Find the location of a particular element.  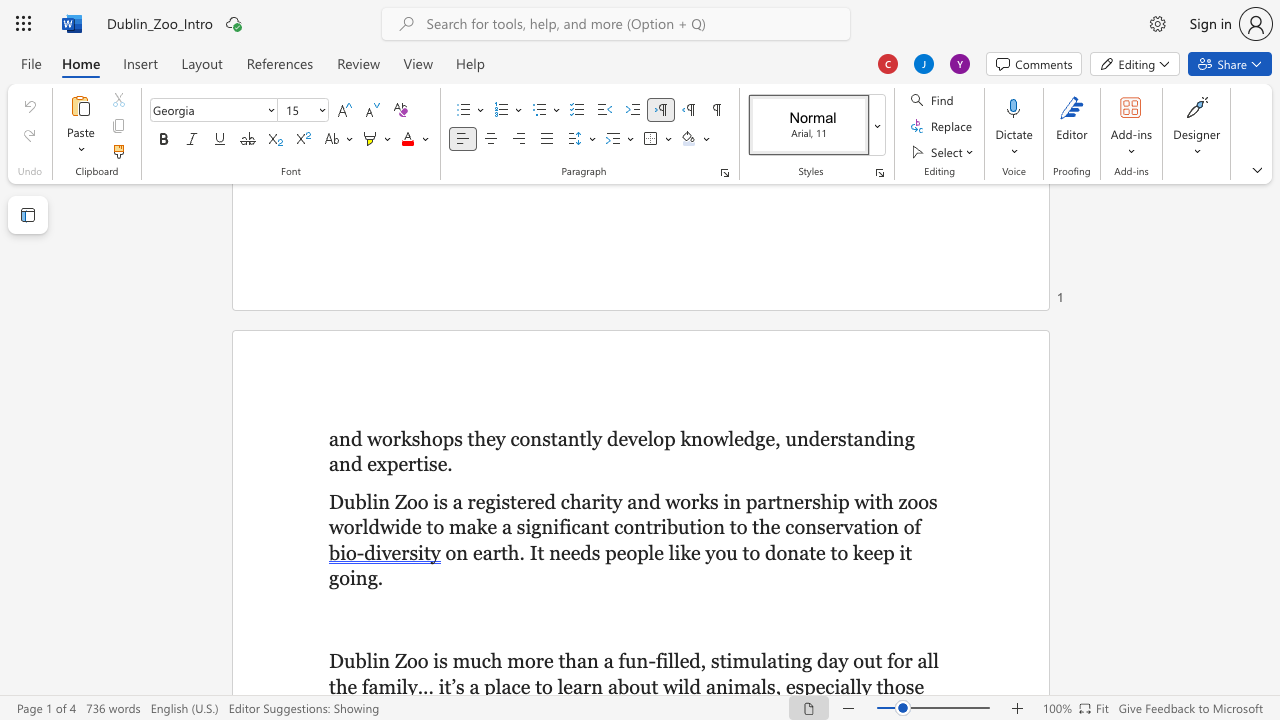

the 1th character "y" in the text is located at coordinates (500, 437).